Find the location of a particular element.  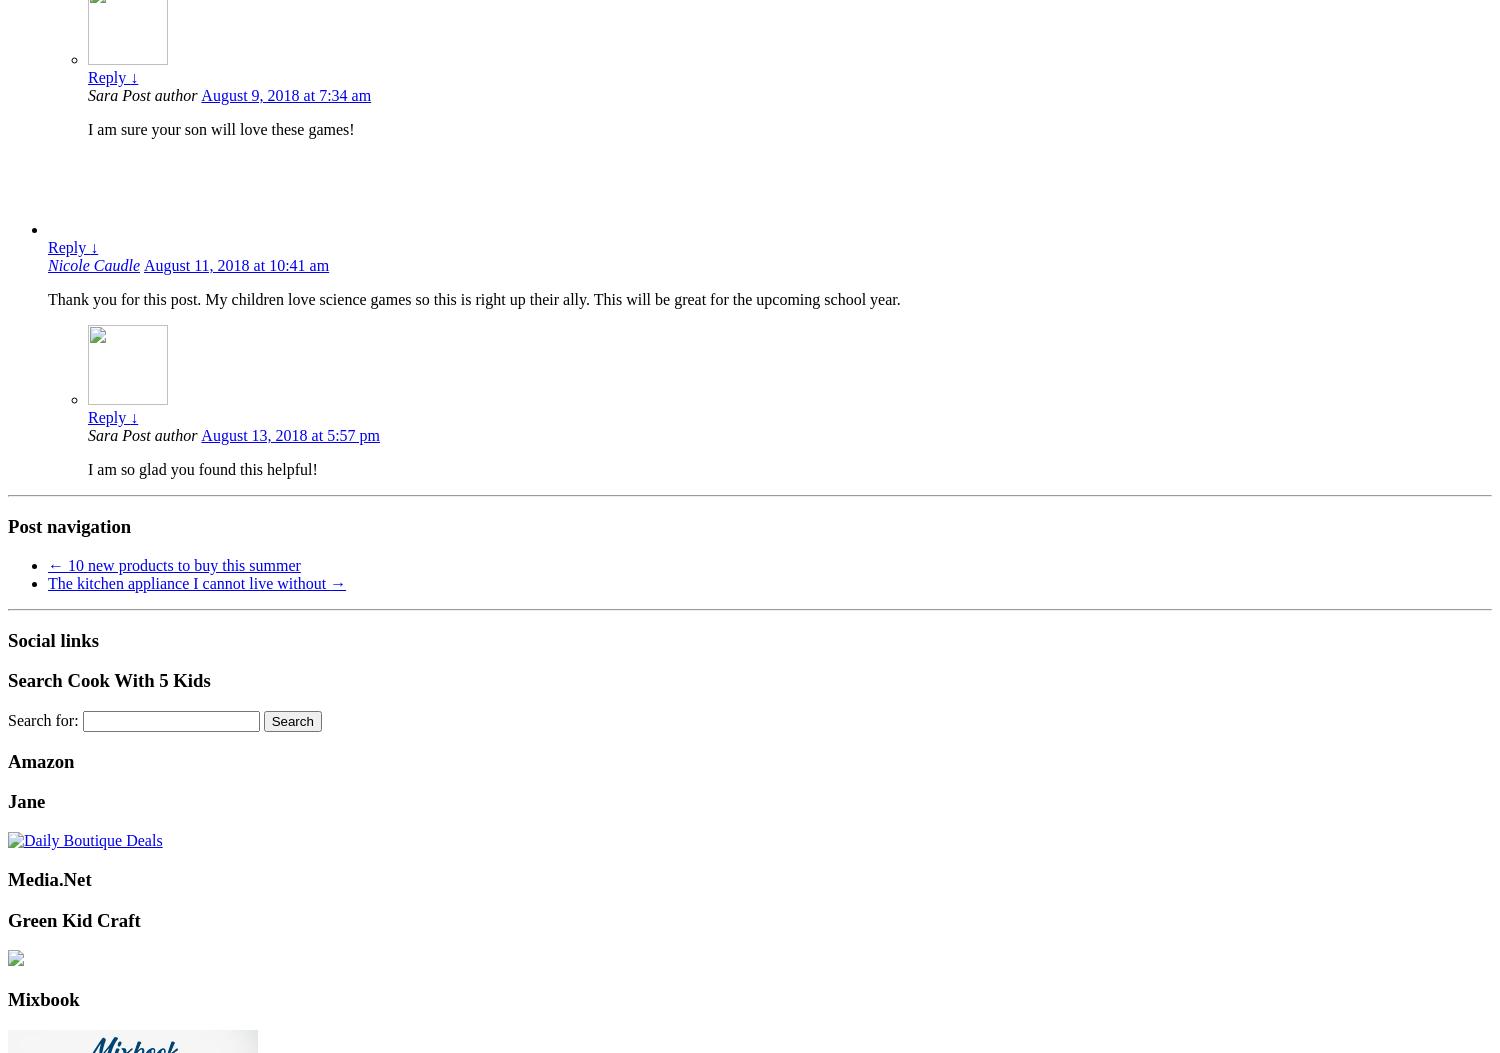

'August 13, 2018 at 5:57 pm' is located at coordinates (200, 434).